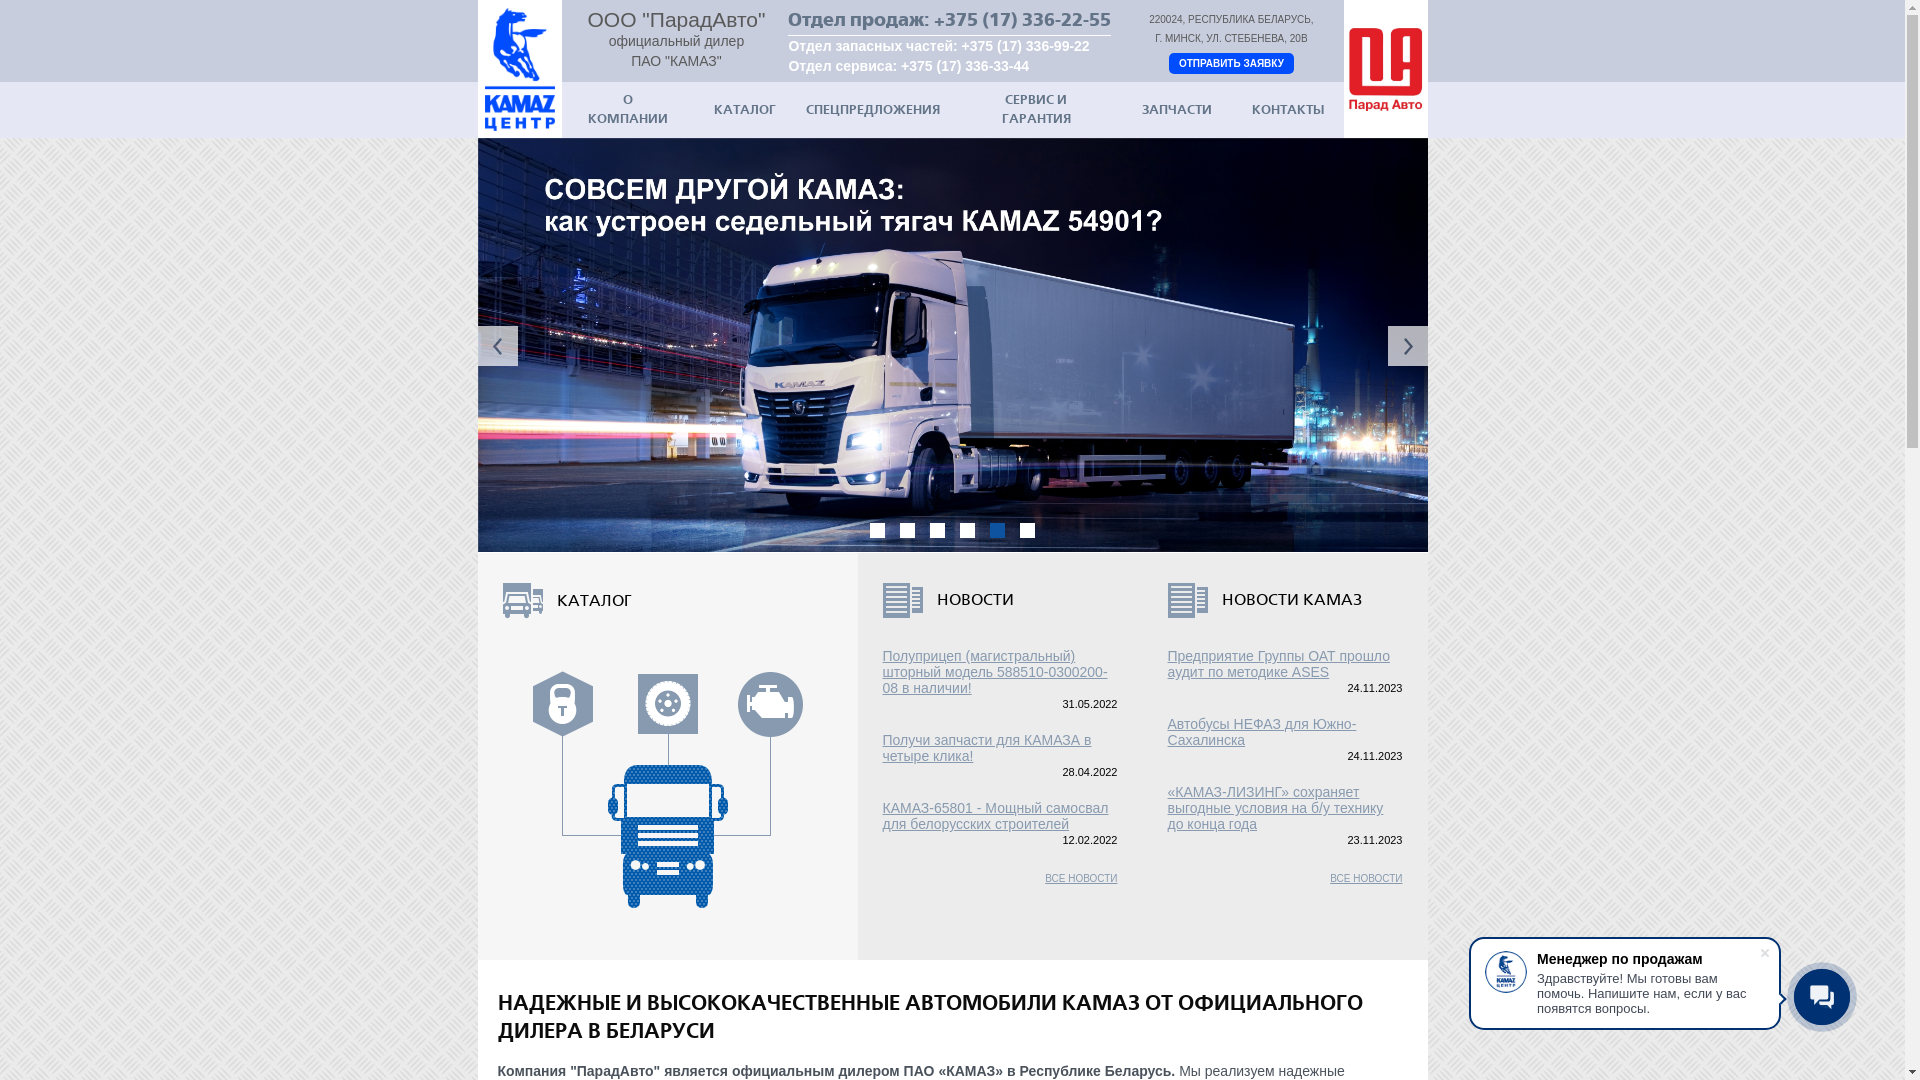 The width and height of the screenshot is (1920, 1080). Describe the element at coordinates (964, 64) in the screenshot. I see `'+375 (17) 336-33-44'` at that location.